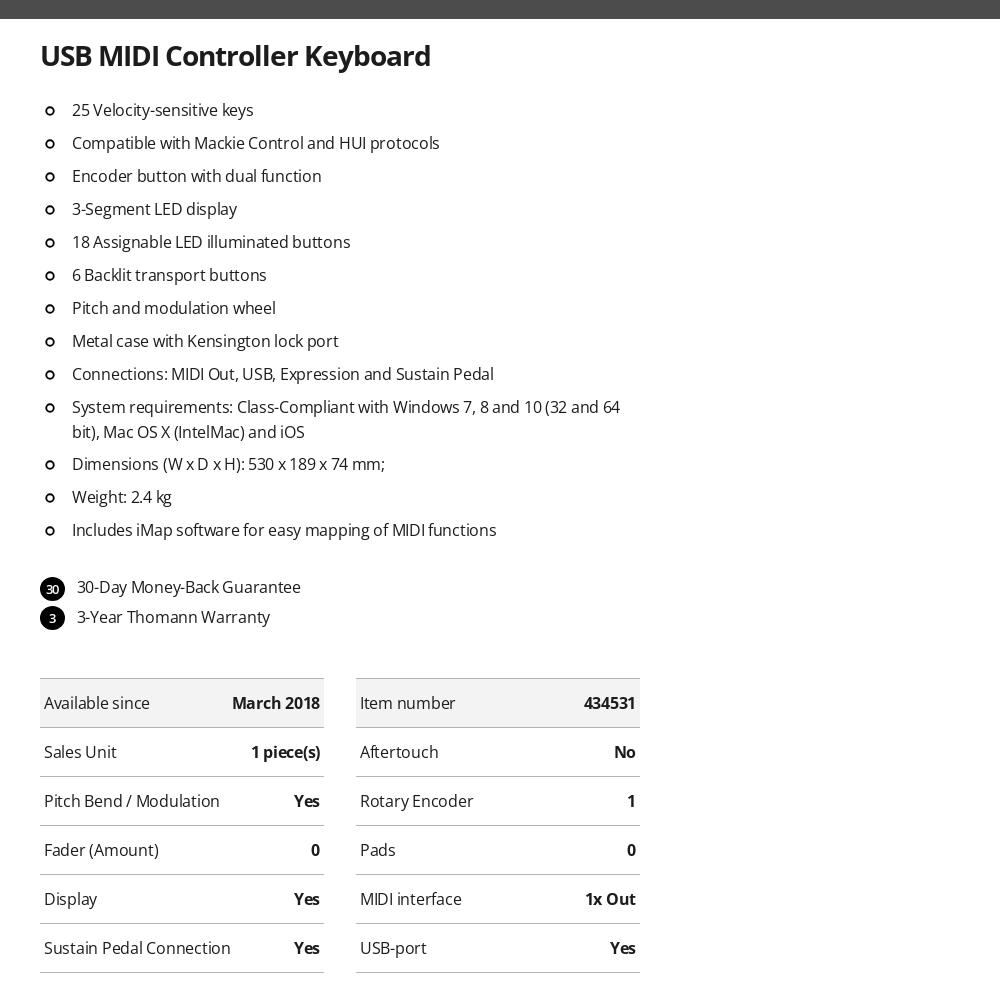 The height and width of the screenshot is (981, 1000). I want to click on 'No', so click(623, 752).